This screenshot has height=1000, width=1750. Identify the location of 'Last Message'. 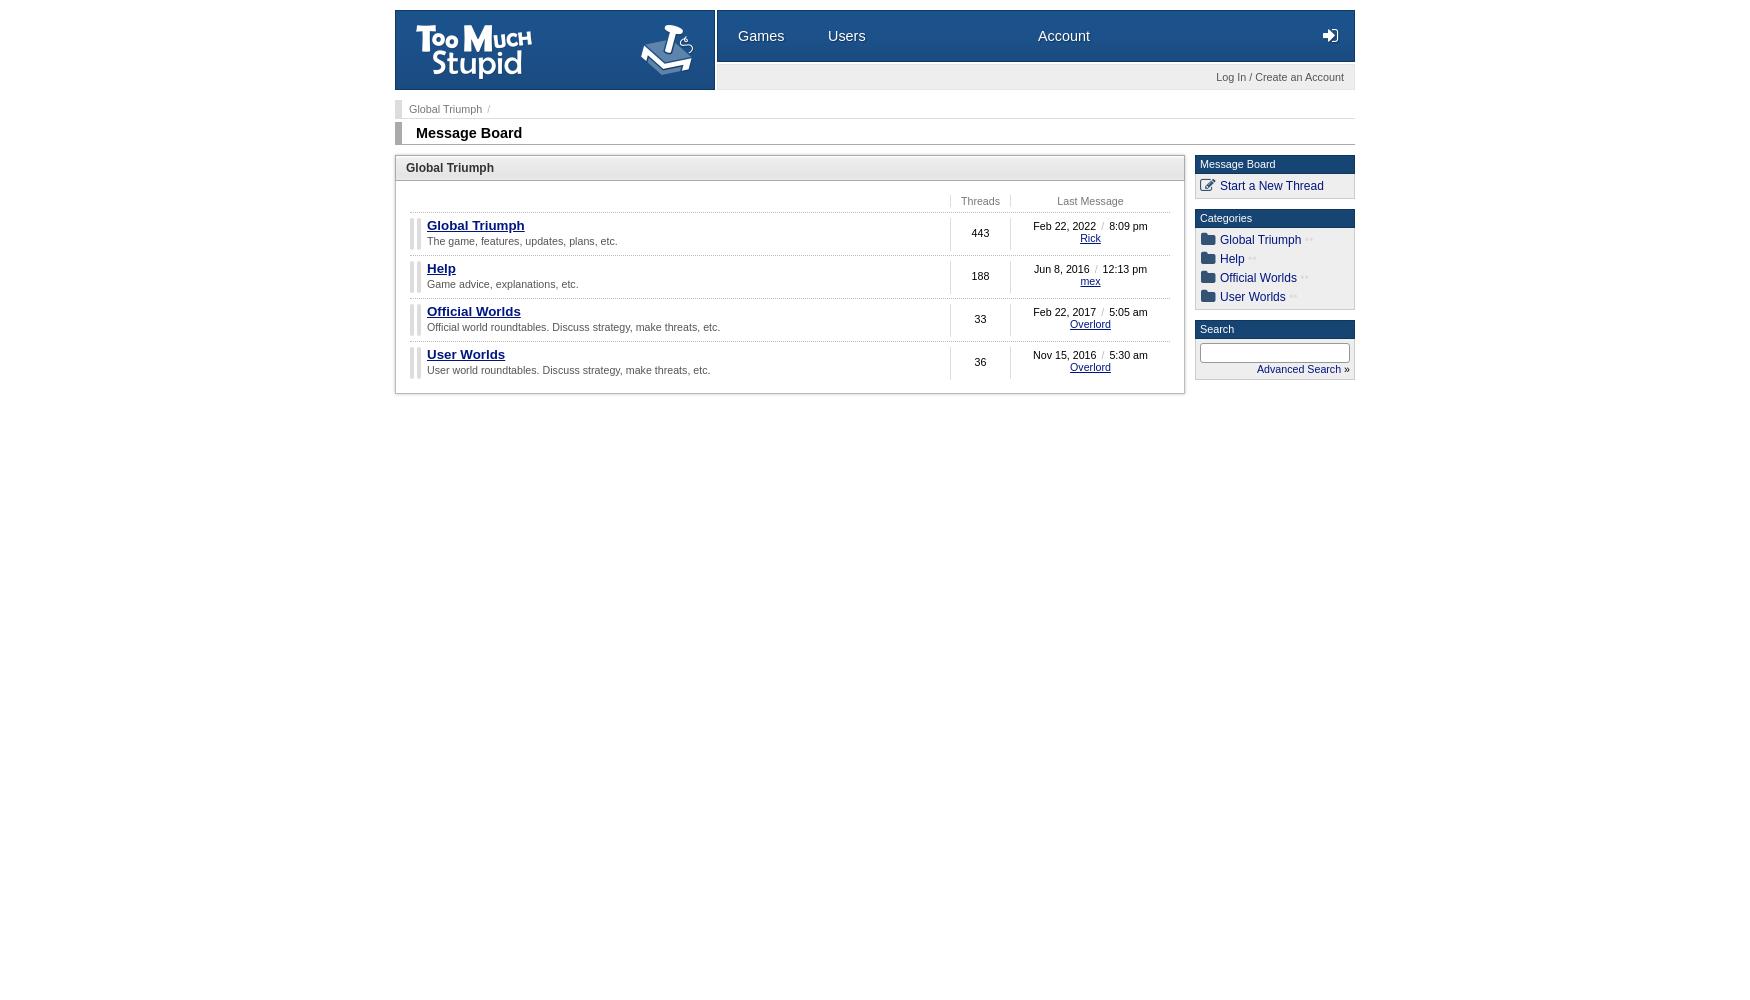
(1090, 200).